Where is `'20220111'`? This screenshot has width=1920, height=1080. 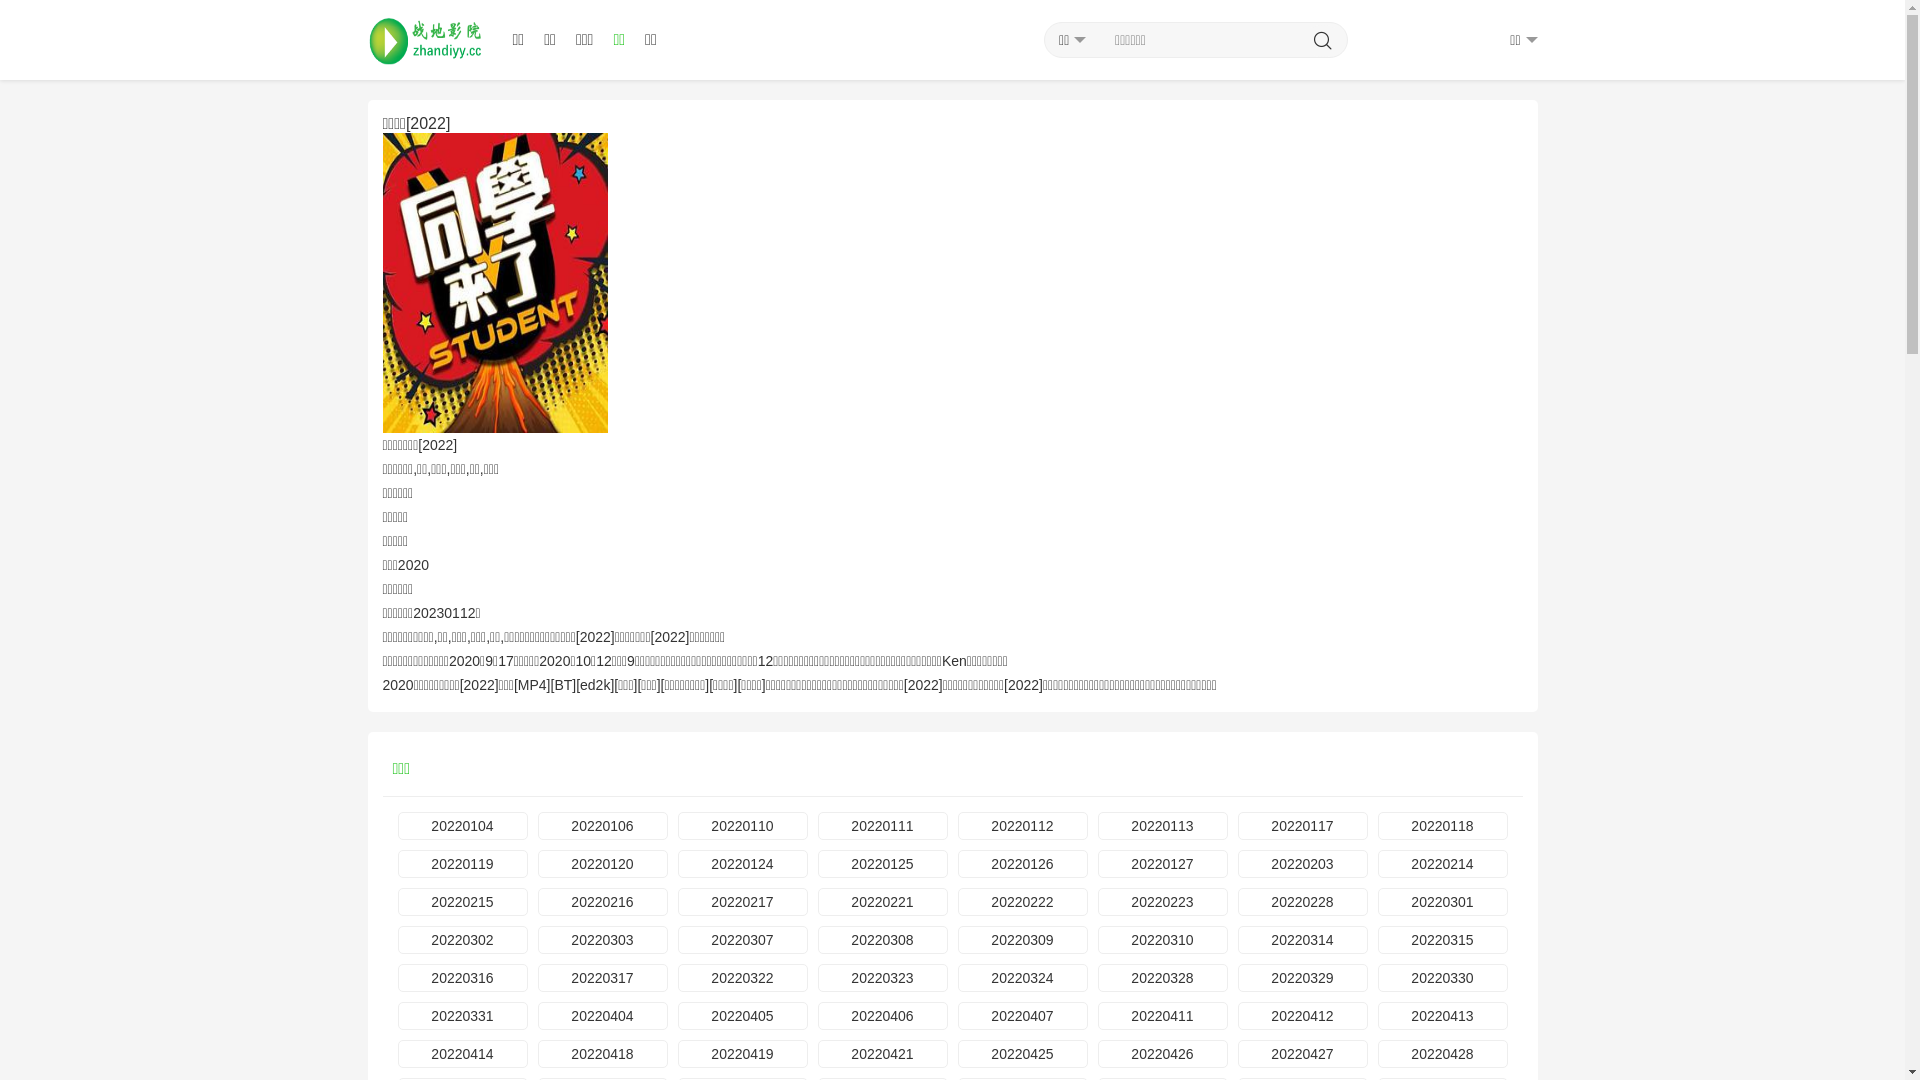 '20220111' is located at coordinates (882, 825).